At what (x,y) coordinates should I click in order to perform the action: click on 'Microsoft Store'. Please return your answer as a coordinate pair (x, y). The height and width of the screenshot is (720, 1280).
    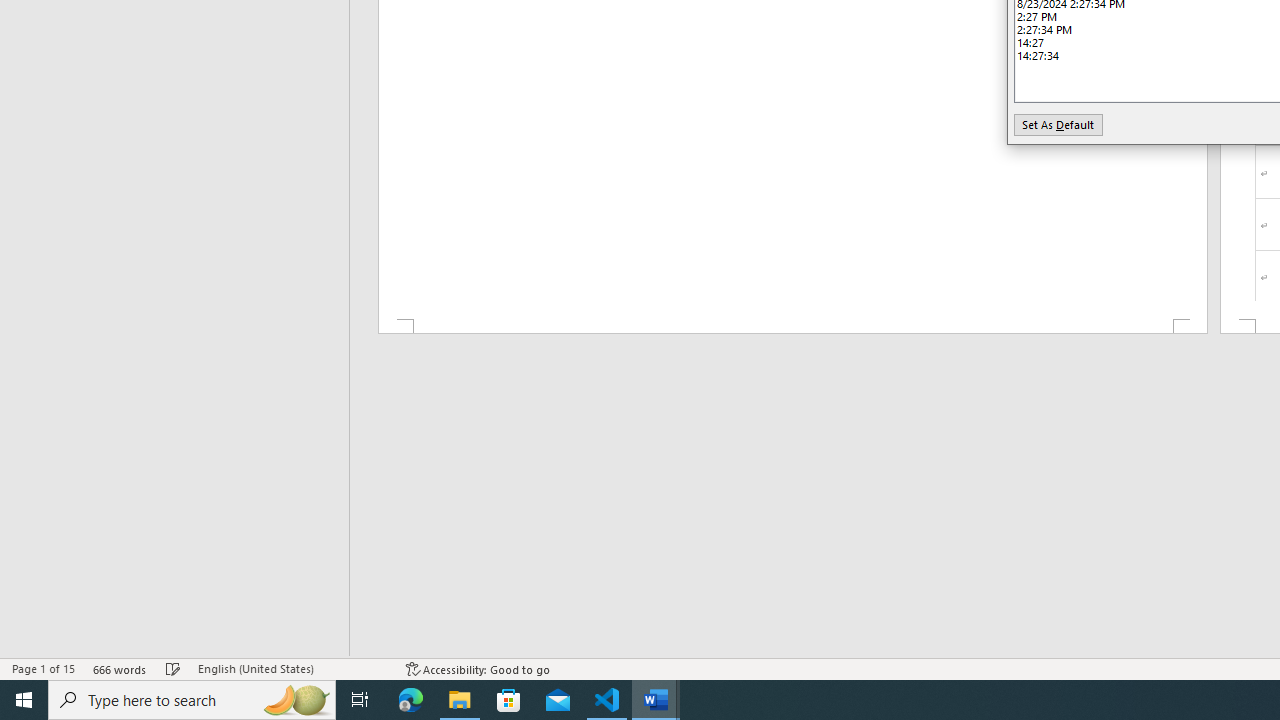
    Looking at the image, I should click on (509, 698).